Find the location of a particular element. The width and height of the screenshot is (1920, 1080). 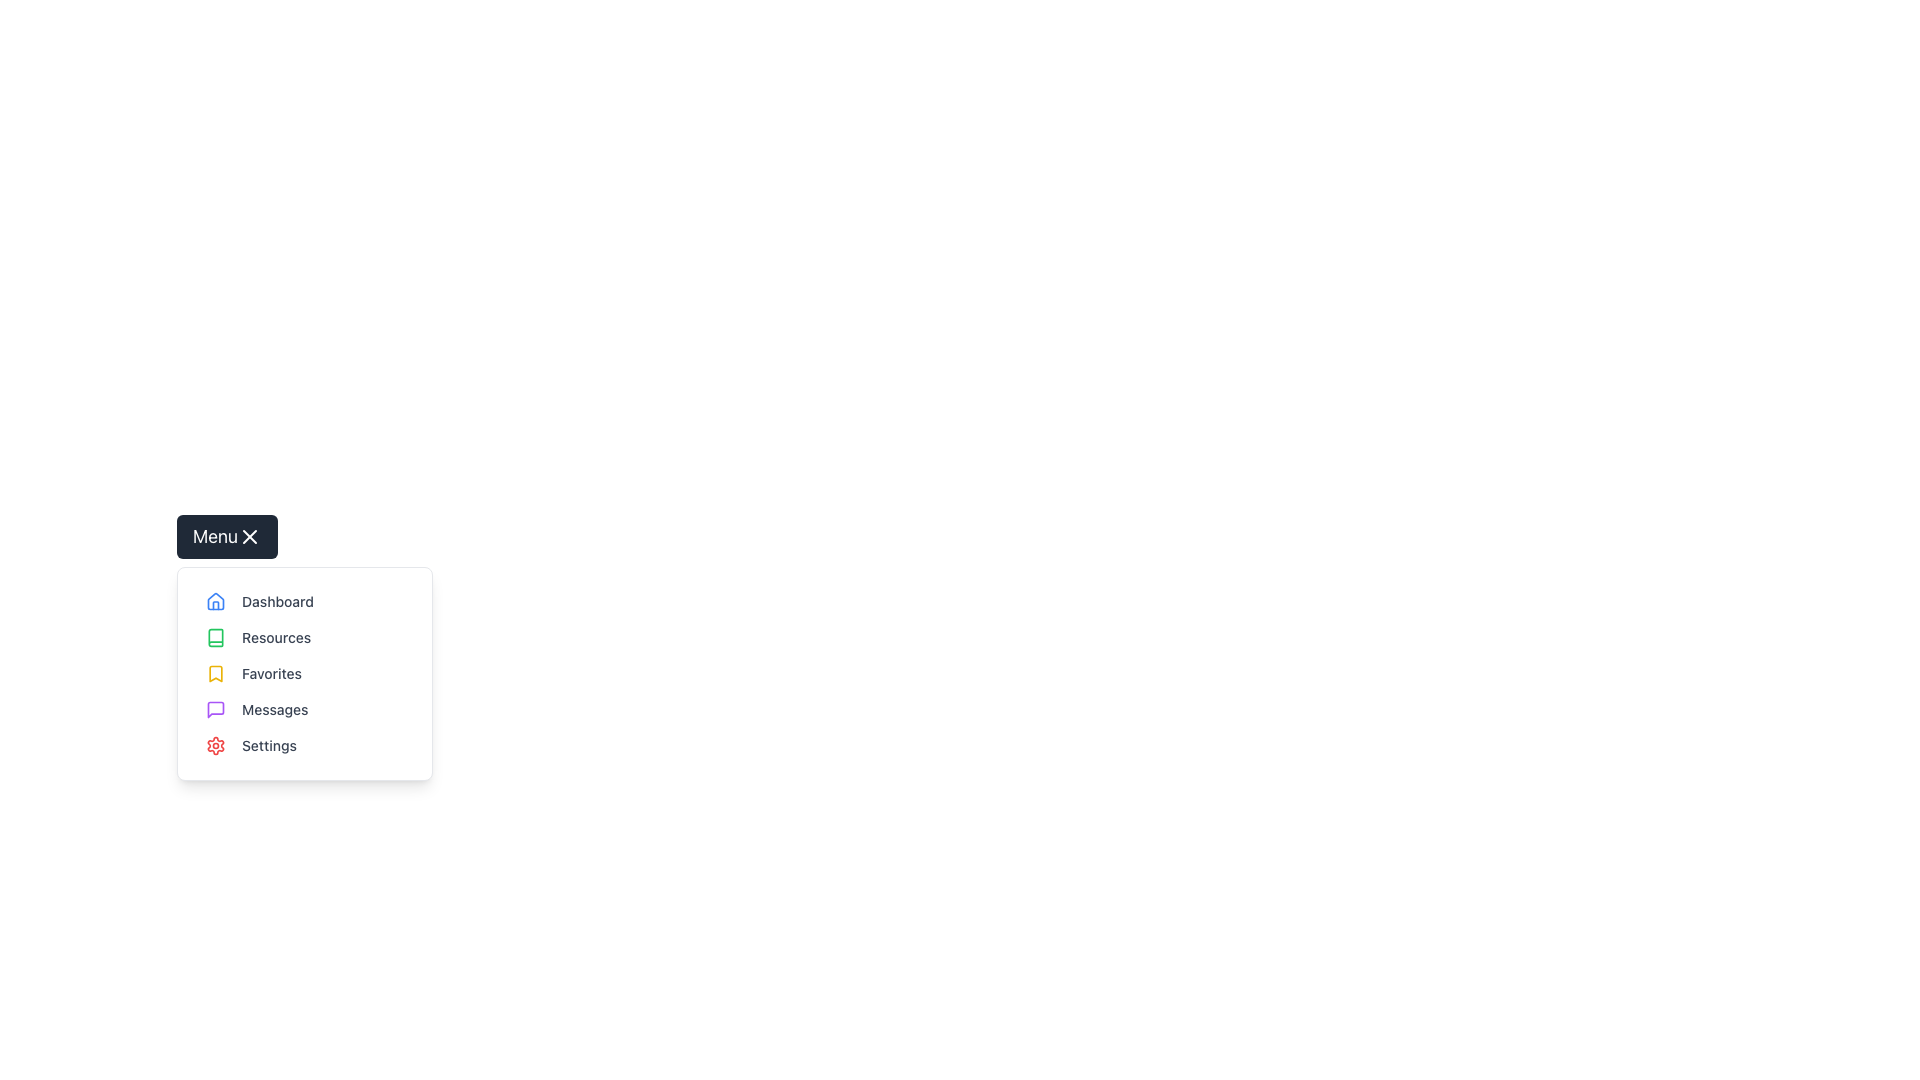

the messages icon located as the fourth item is located at coordinates (216, 708).